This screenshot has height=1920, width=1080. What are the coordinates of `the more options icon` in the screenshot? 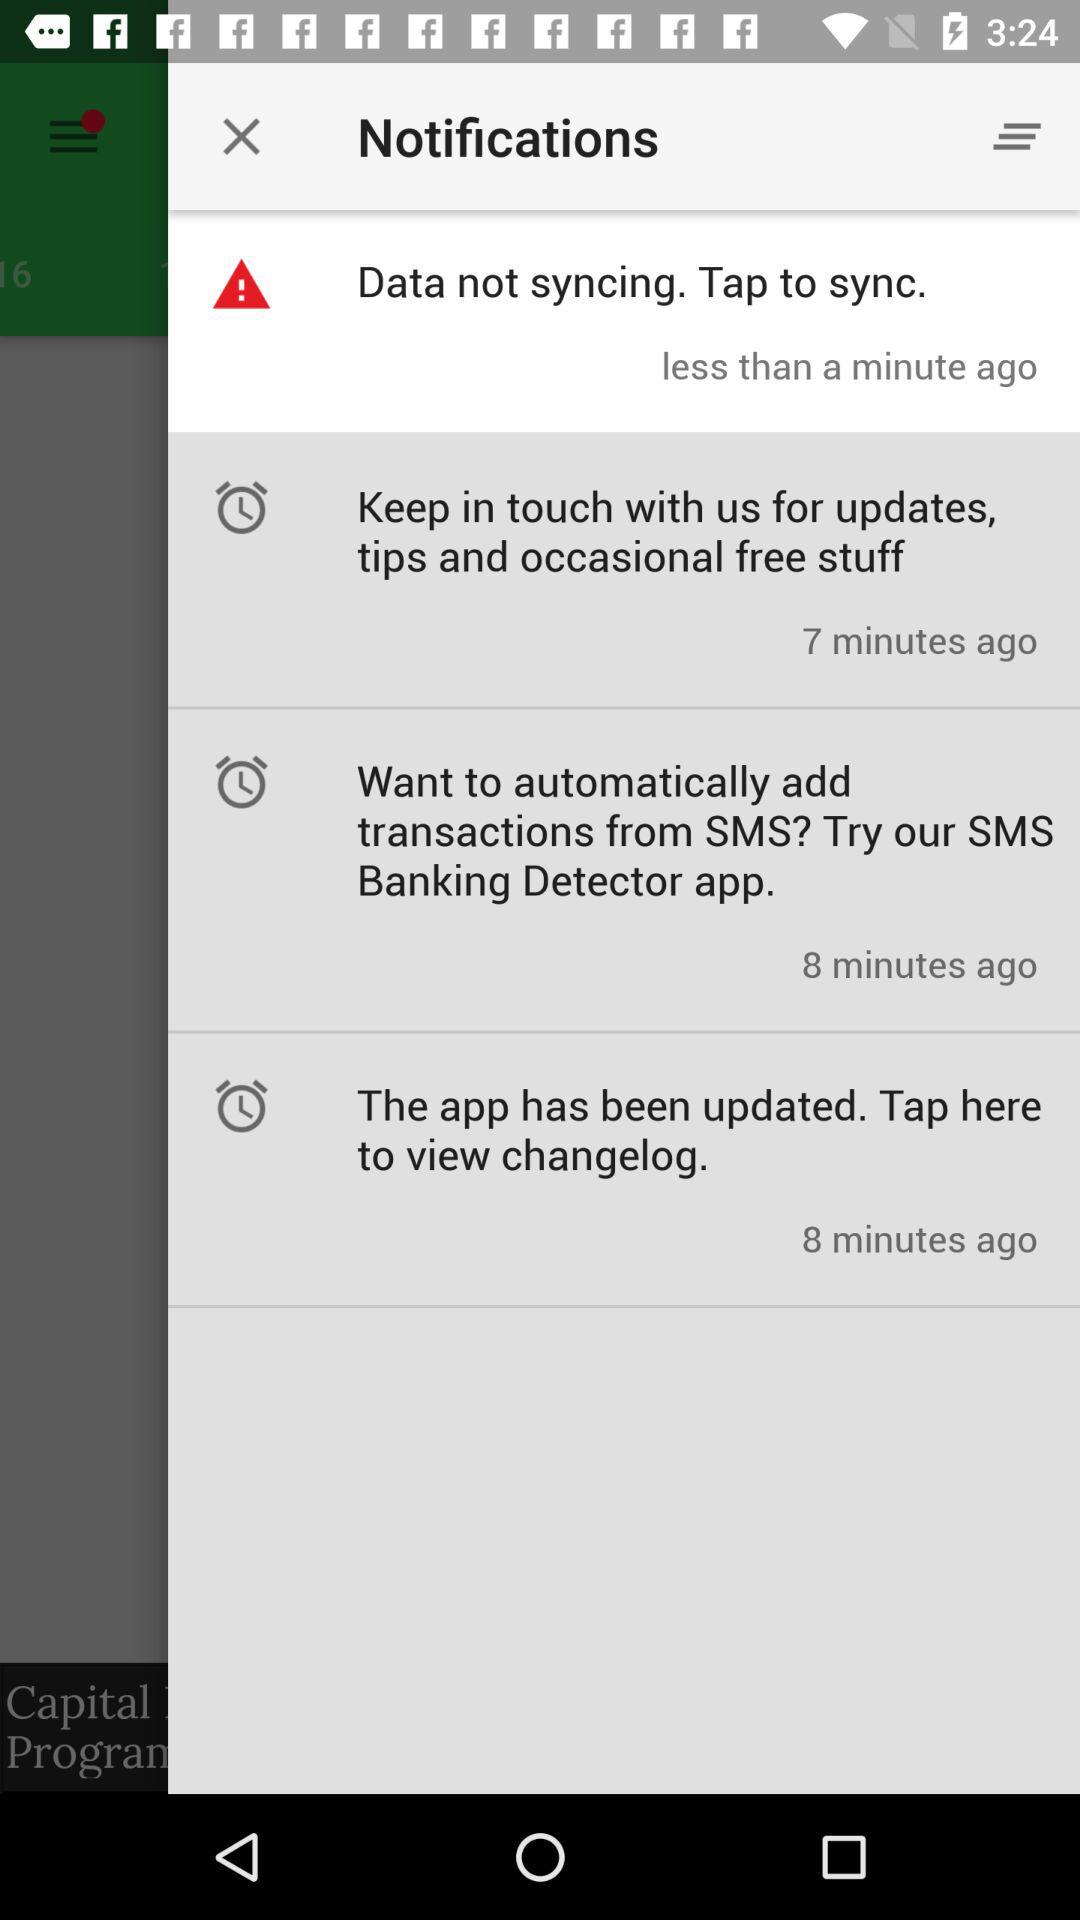 It's located at (1017, 136).